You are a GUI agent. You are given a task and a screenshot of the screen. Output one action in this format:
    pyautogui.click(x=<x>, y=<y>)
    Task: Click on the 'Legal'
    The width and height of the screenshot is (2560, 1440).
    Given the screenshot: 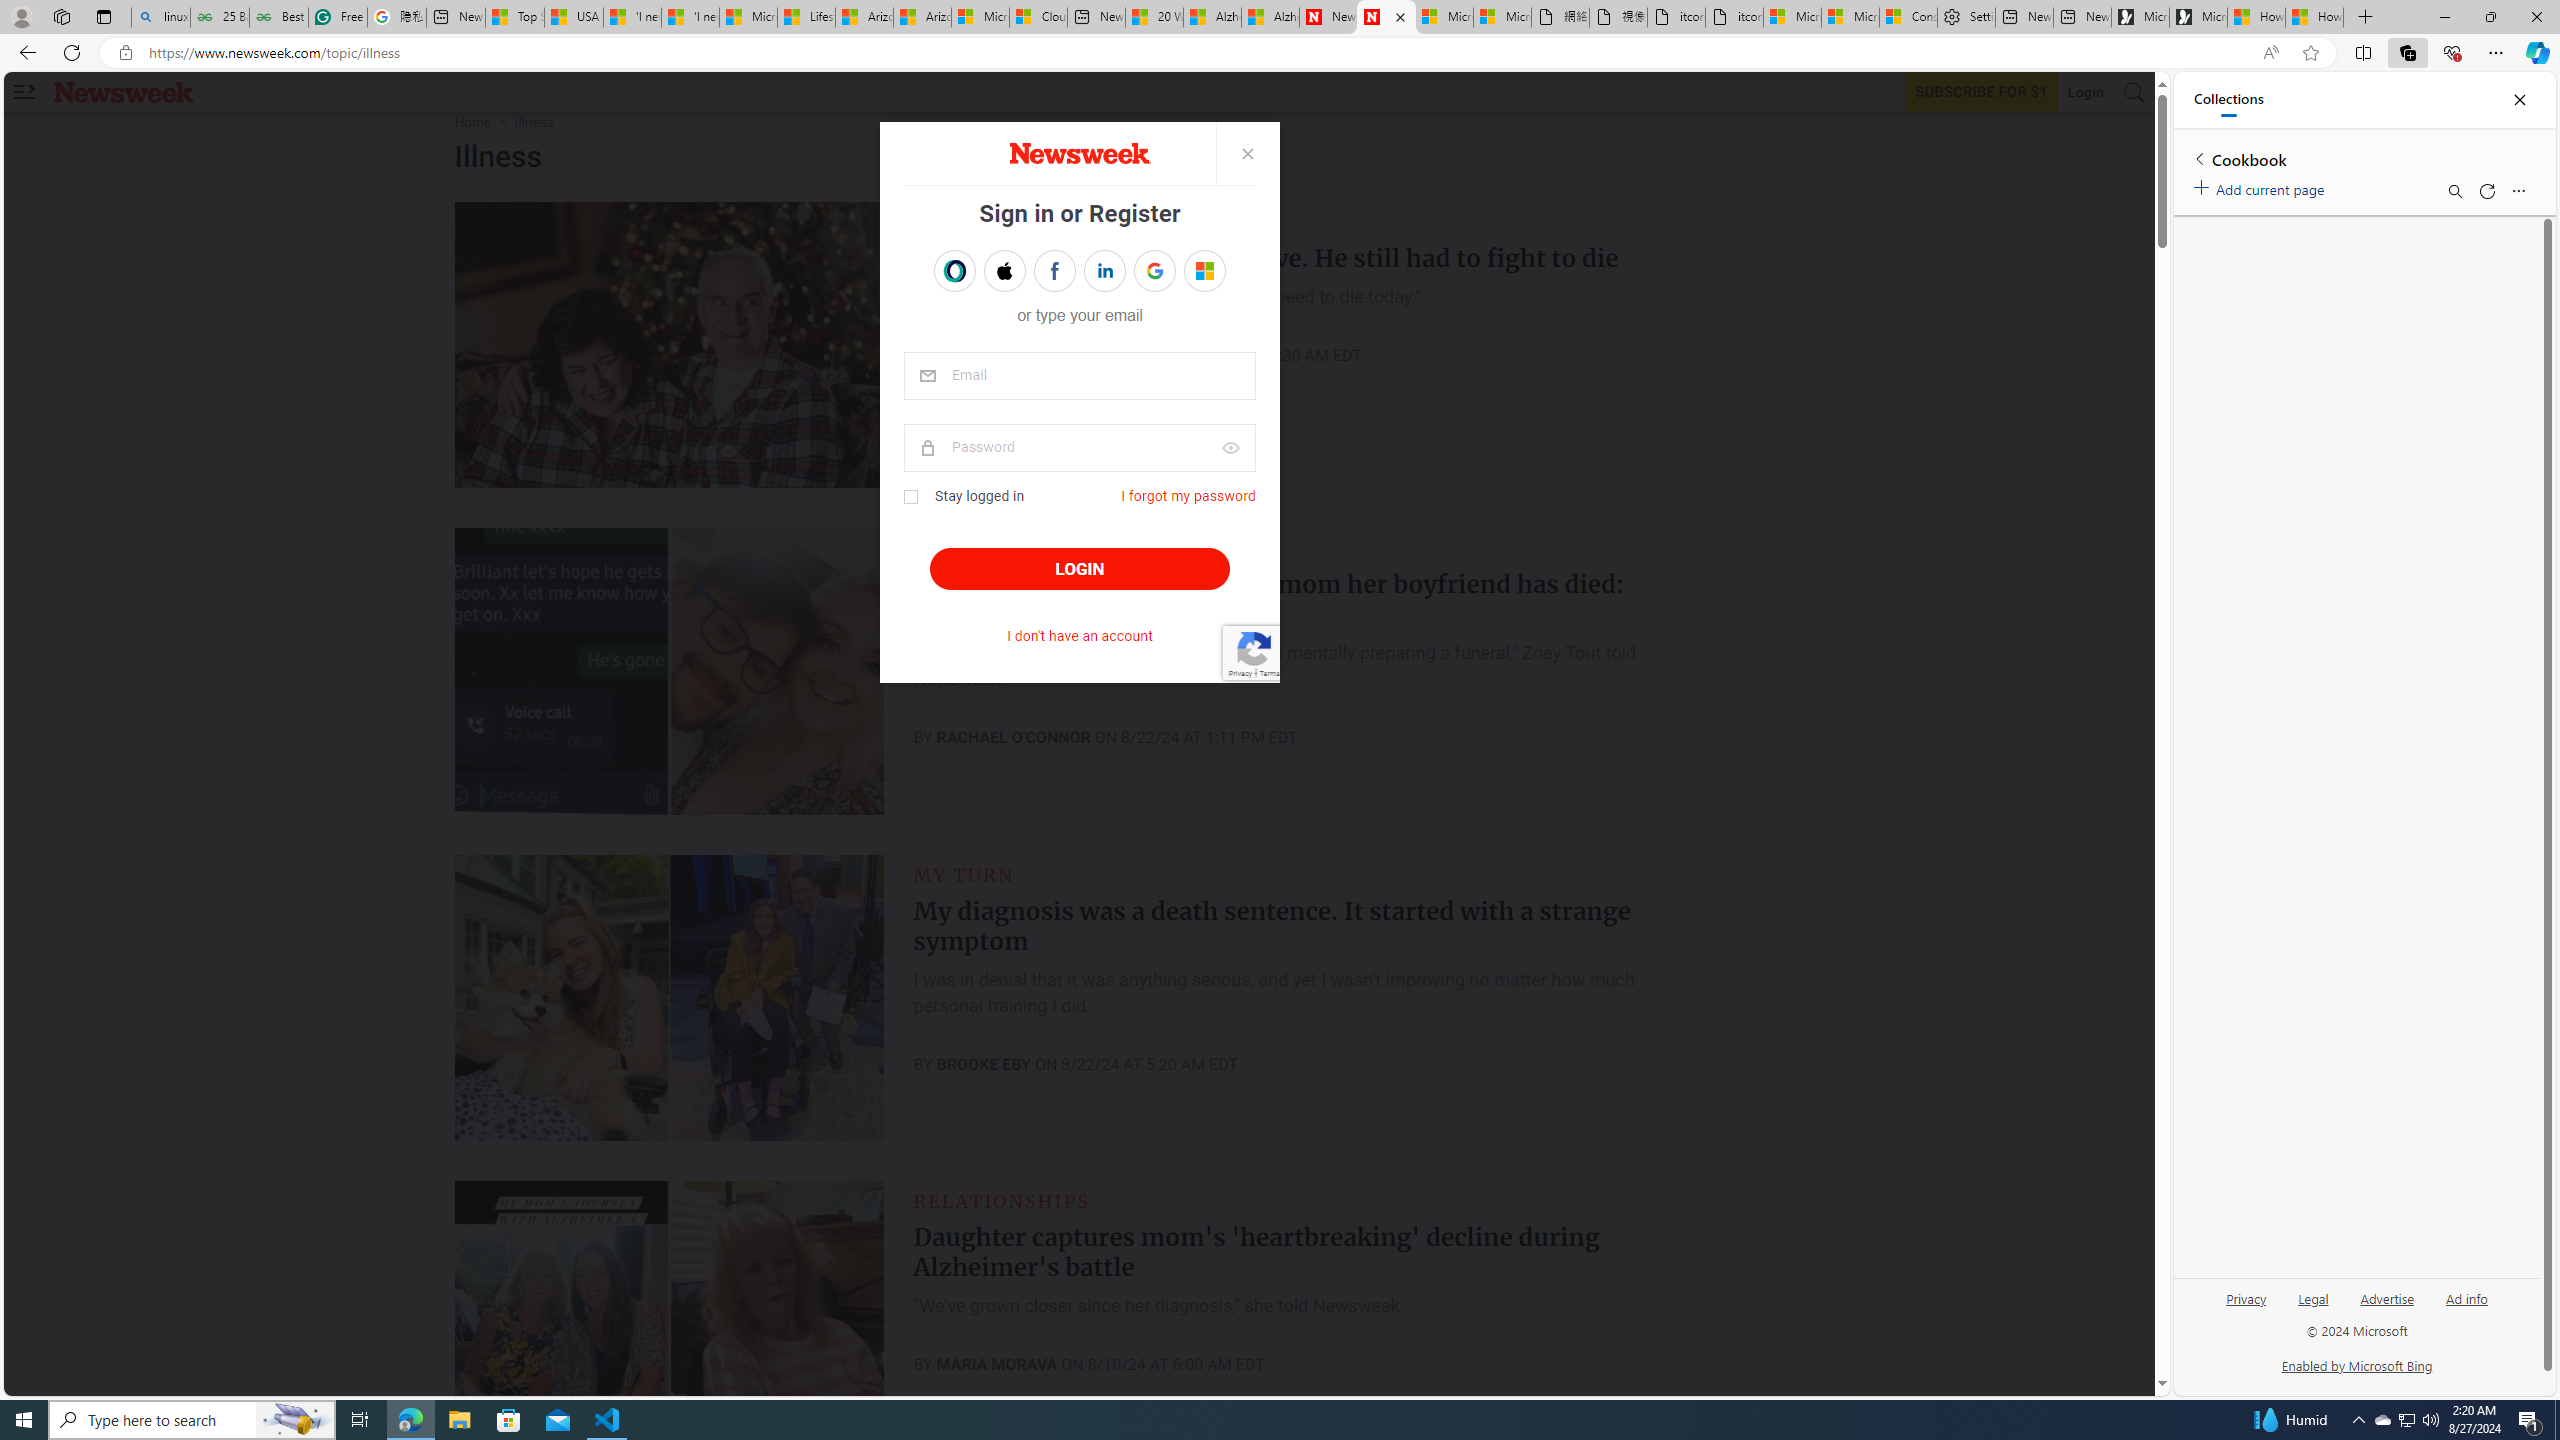 What is the action you would take?
    pyautogui.click(x=2314, y=1298)
    